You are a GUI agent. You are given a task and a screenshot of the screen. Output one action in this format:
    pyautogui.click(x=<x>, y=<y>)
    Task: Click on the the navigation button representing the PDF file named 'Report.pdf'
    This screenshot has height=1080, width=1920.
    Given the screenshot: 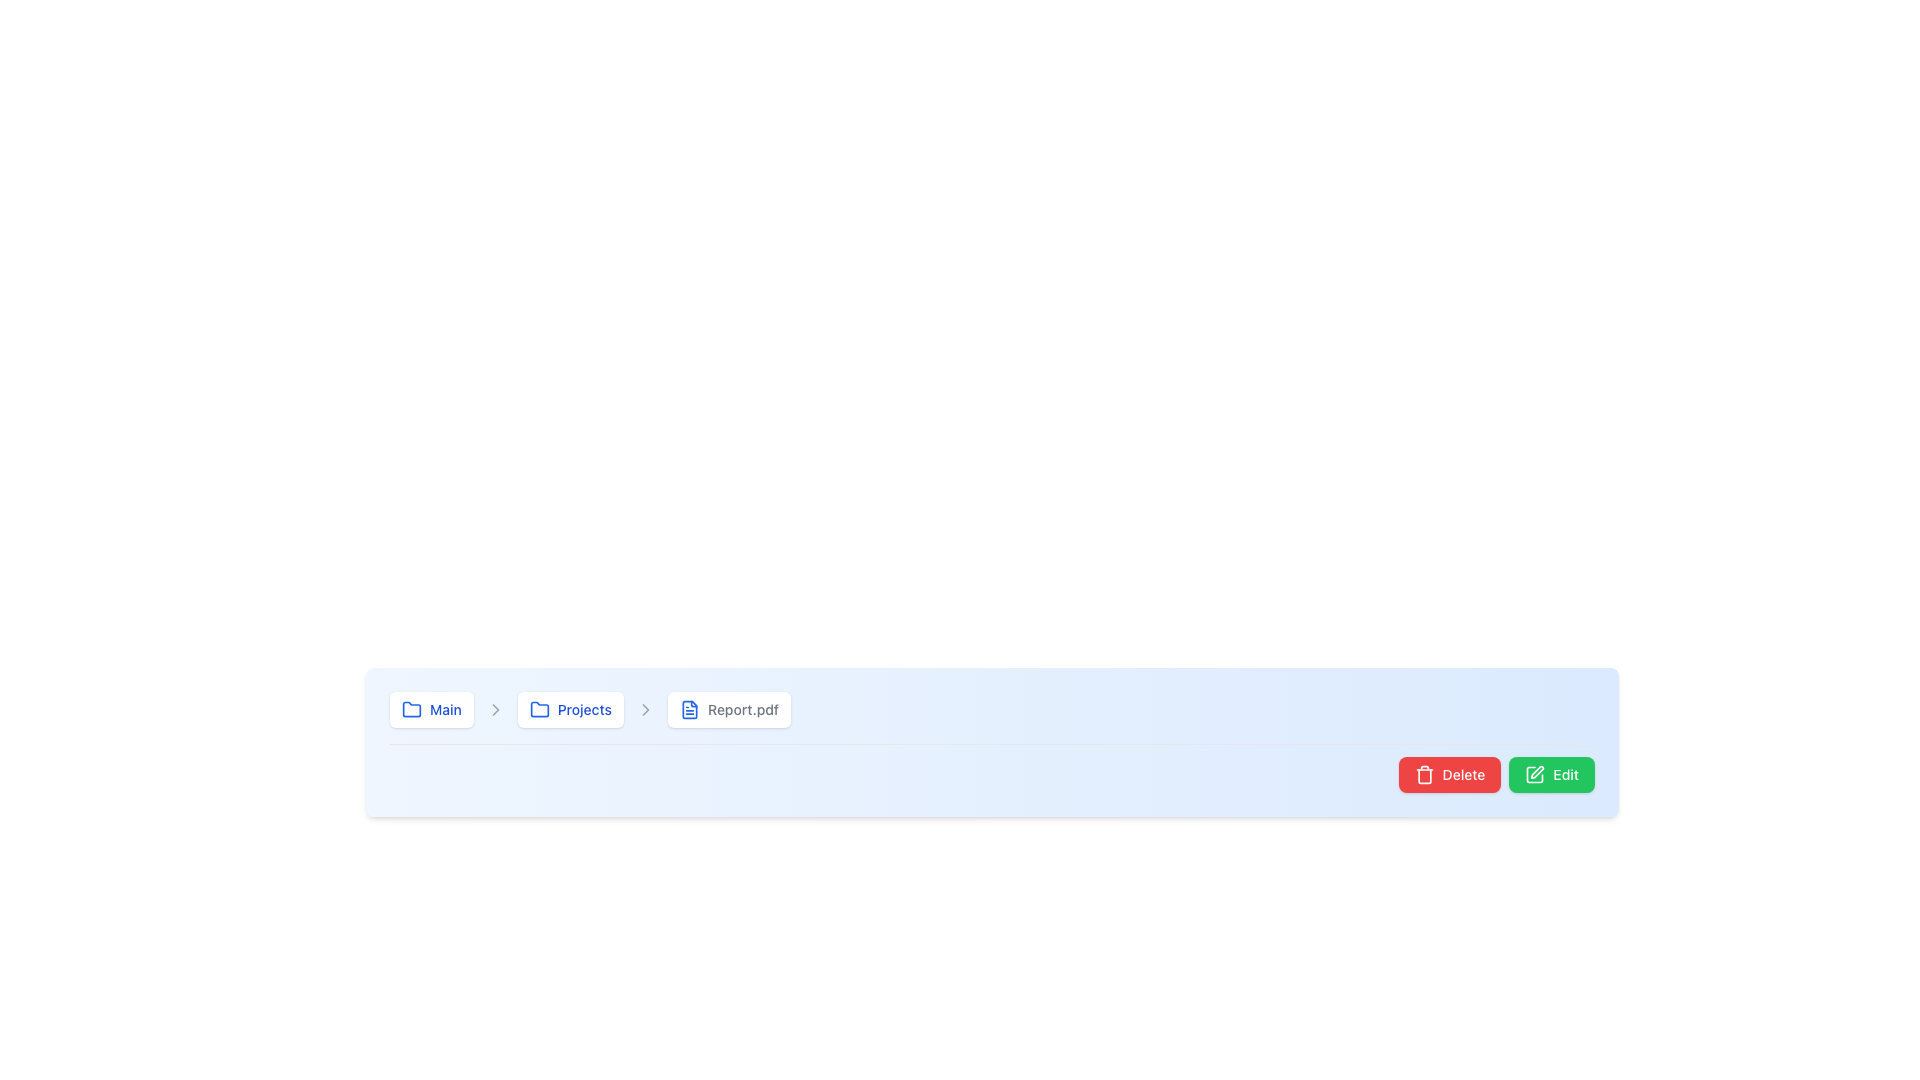 What is the action you would take?
    pyautogui.click(x=728, y=708)
    